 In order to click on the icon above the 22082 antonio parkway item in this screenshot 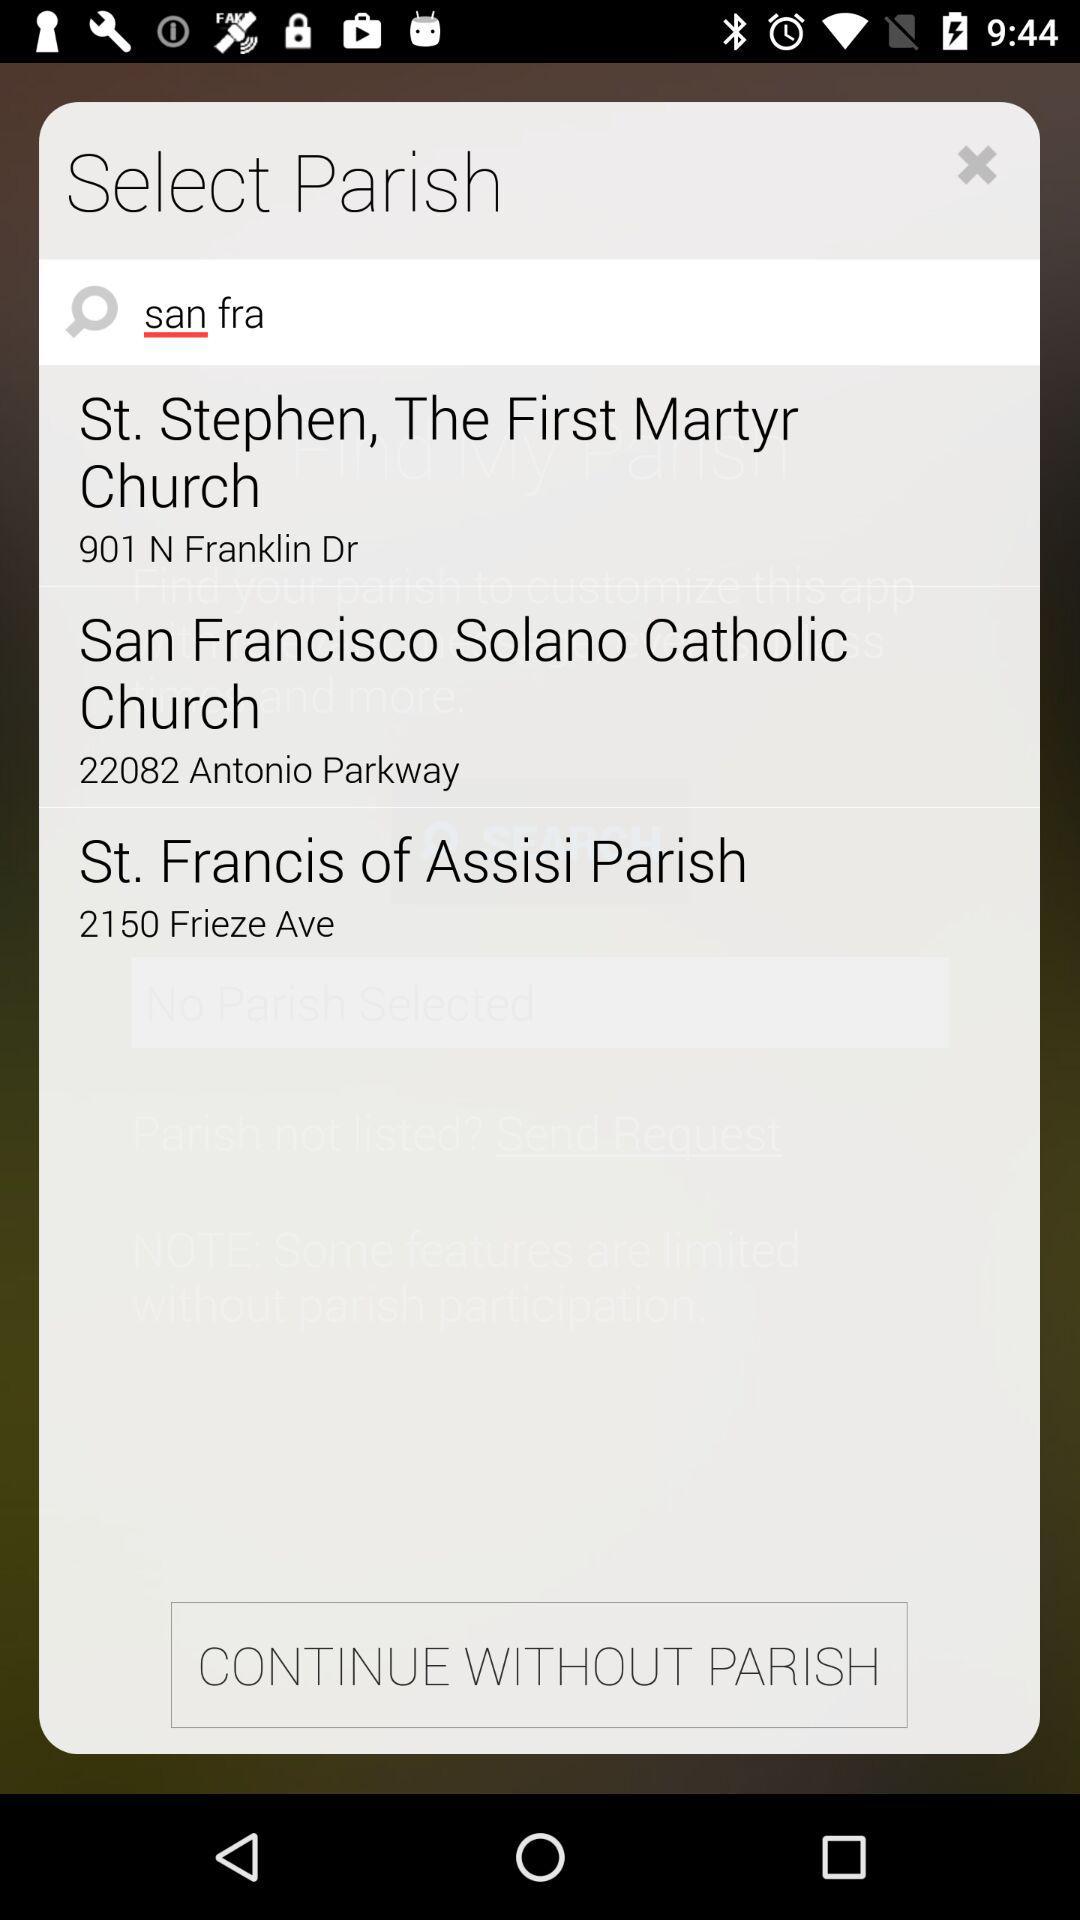, I will do `click(483, 672)`.